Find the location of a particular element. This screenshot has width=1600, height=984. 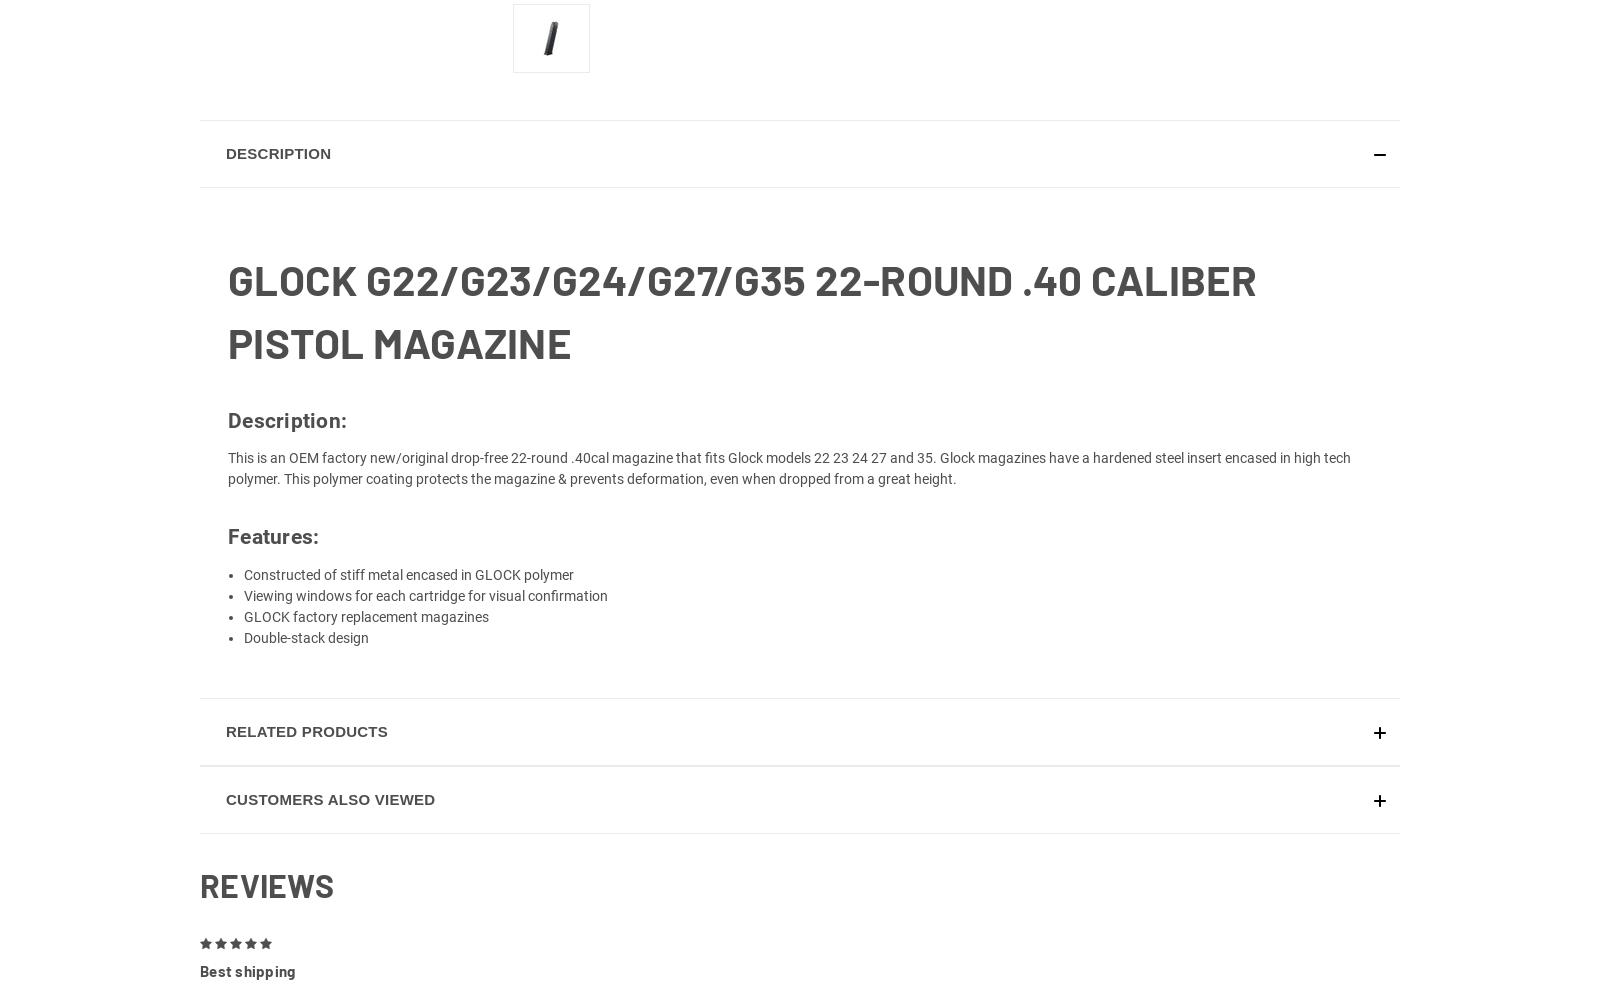

'Features:' is located at coordinates (273, 558).